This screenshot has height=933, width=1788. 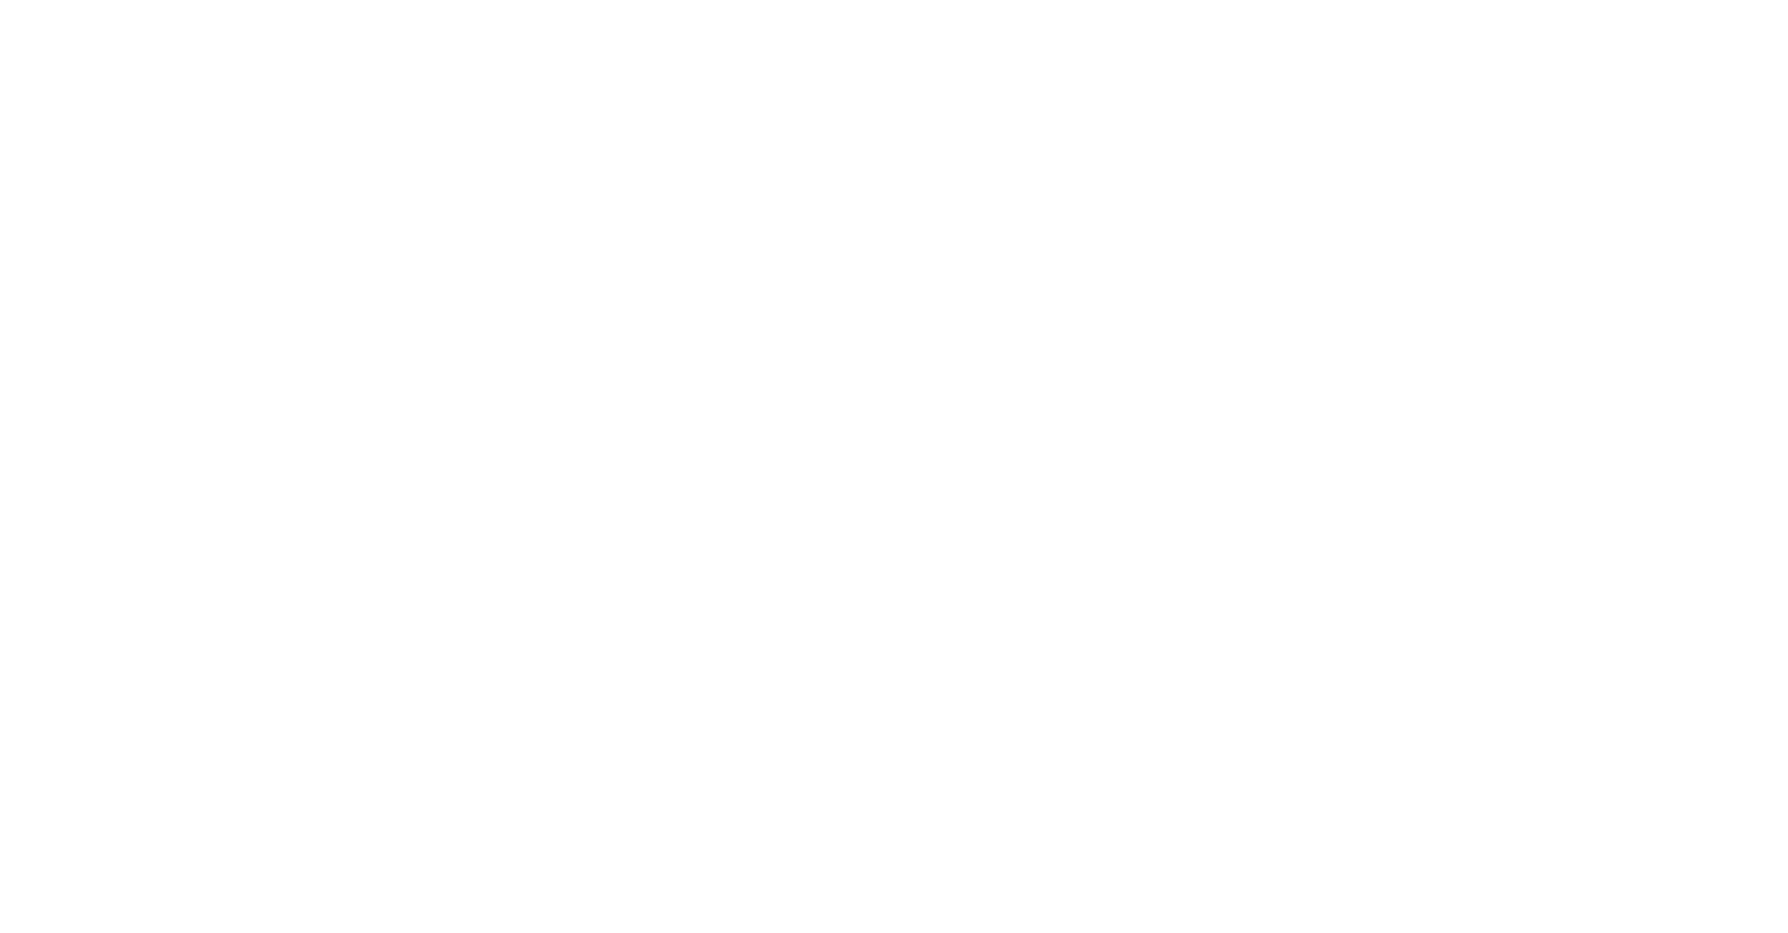 I want to click on 'Netzwerke und Cluster', so click(x=8, y=895).